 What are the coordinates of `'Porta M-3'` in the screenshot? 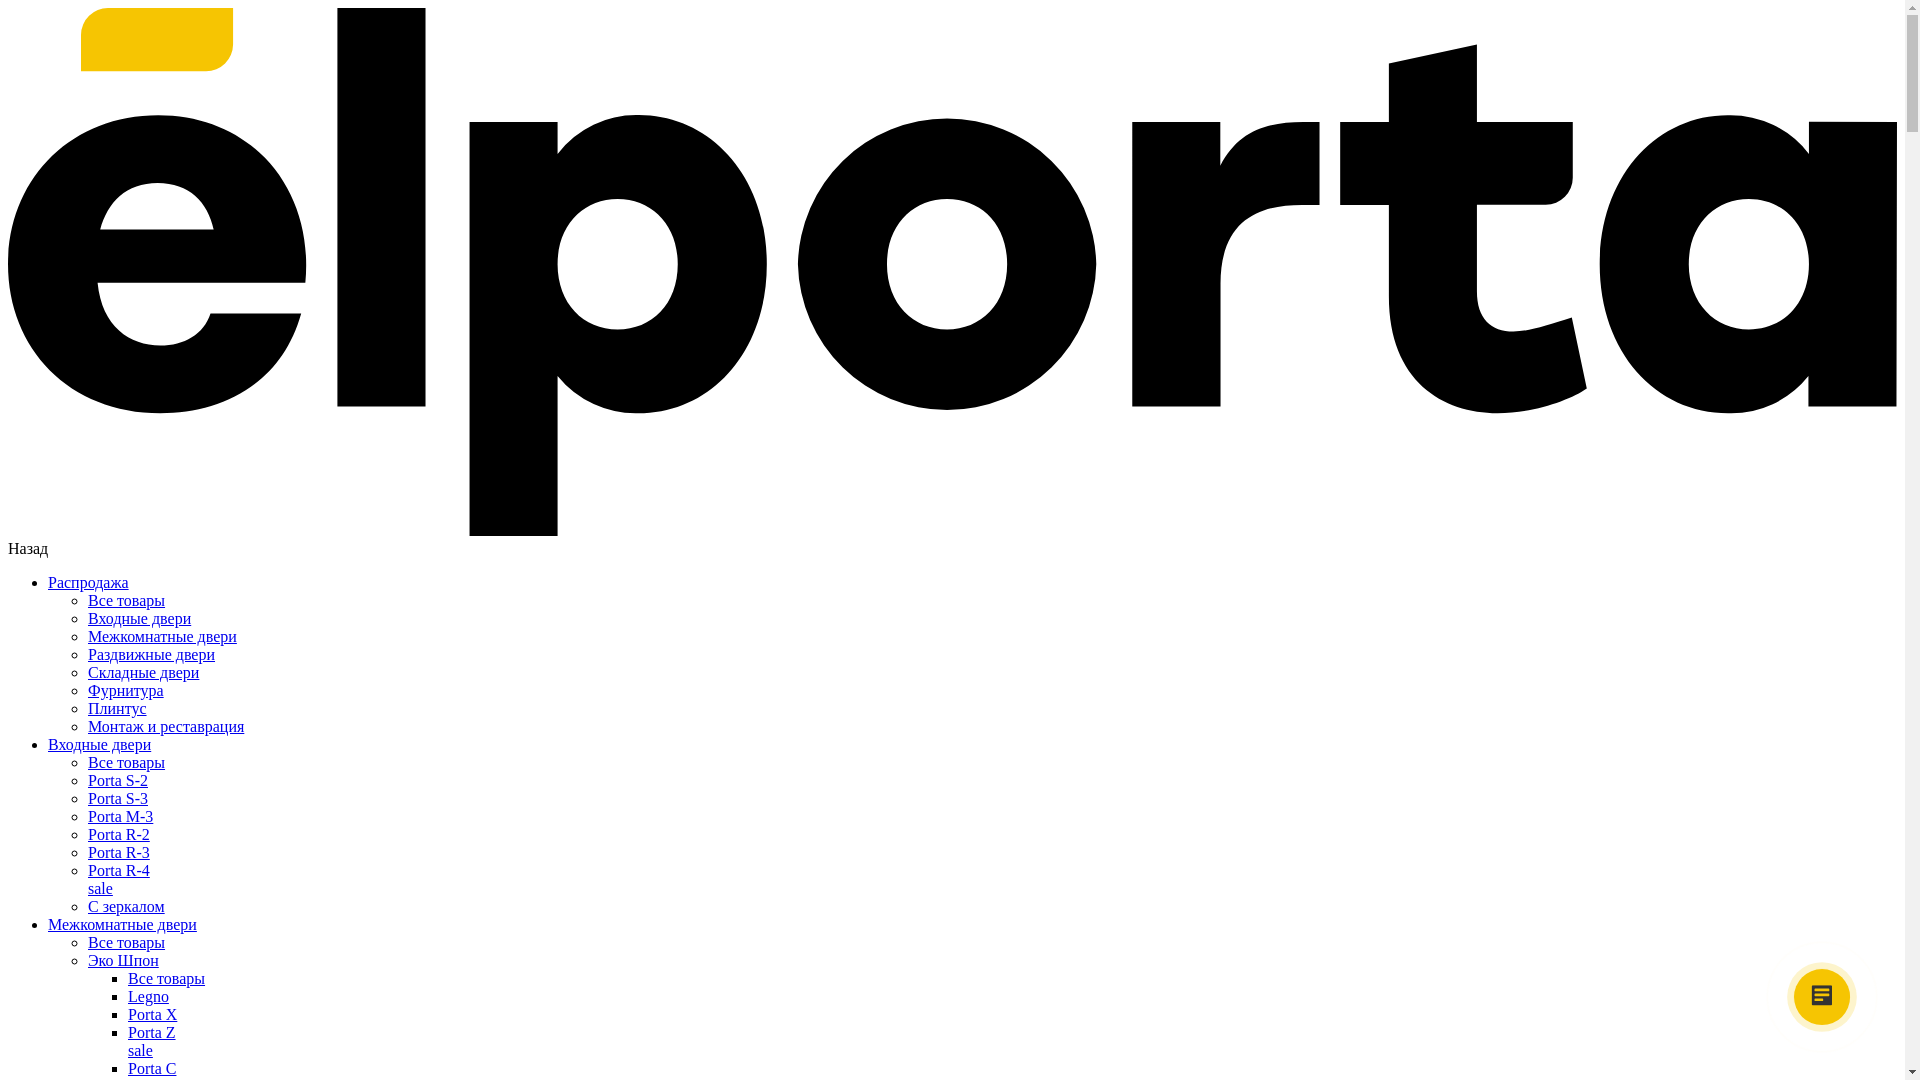 It's located at (119, 816).